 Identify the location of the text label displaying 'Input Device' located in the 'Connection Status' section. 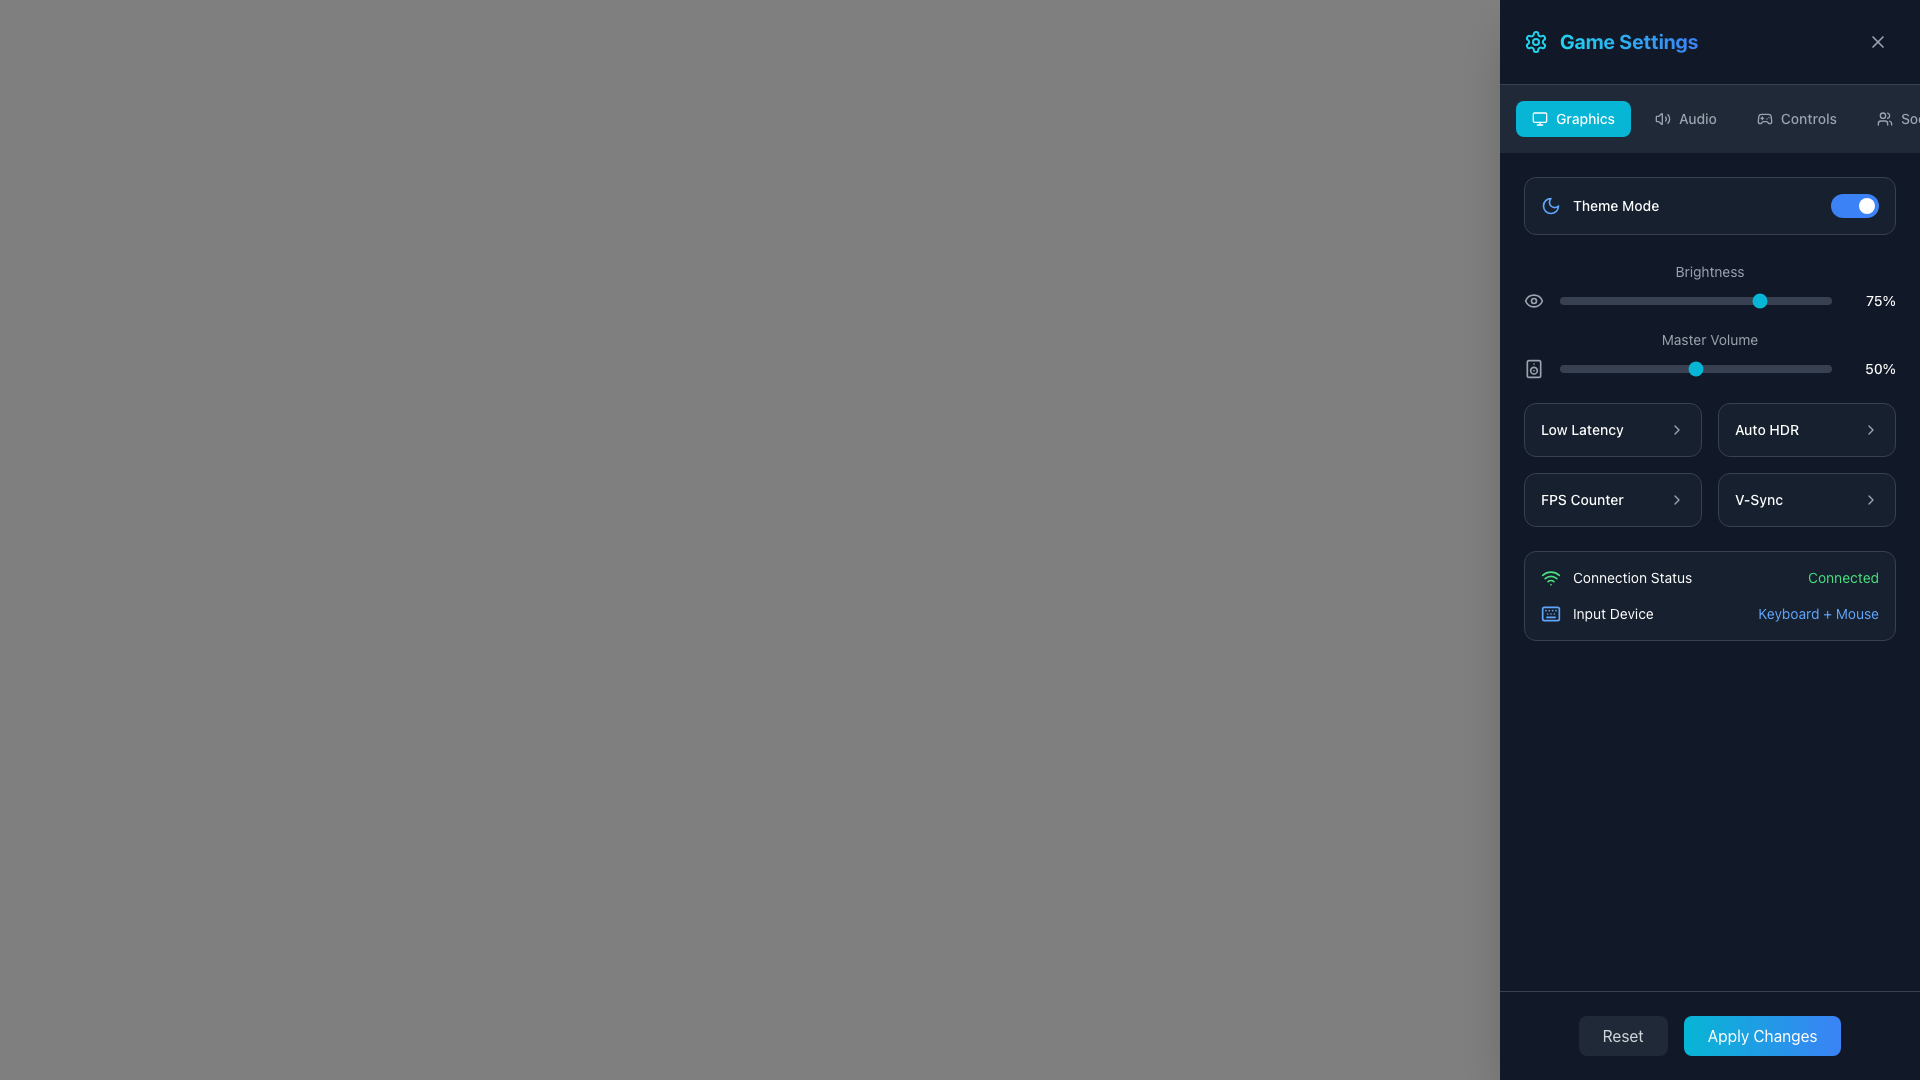
(1613, 612).